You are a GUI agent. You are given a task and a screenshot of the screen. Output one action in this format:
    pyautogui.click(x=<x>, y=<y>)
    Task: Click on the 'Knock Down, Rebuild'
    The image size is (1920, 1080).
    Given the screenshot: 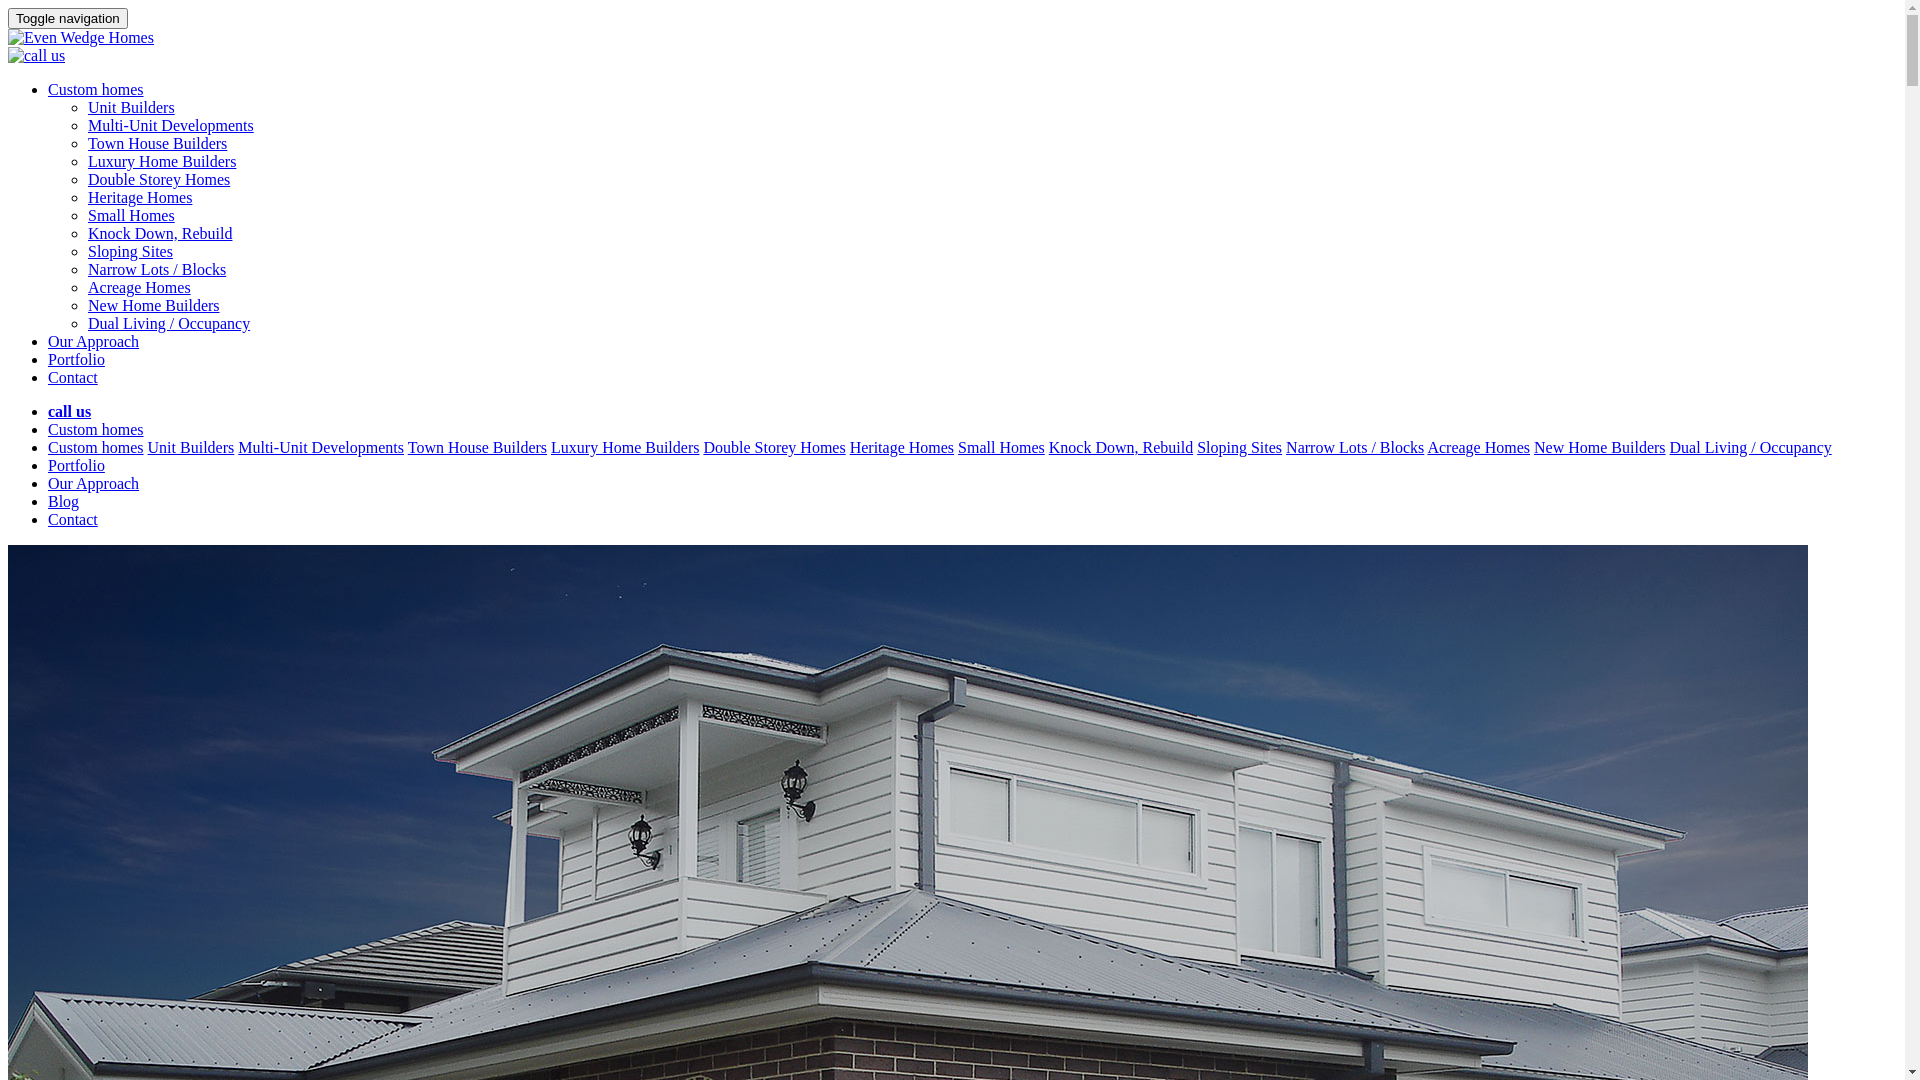 What is the action you would take?
    pyautogui.click(x=86, y=232)
    